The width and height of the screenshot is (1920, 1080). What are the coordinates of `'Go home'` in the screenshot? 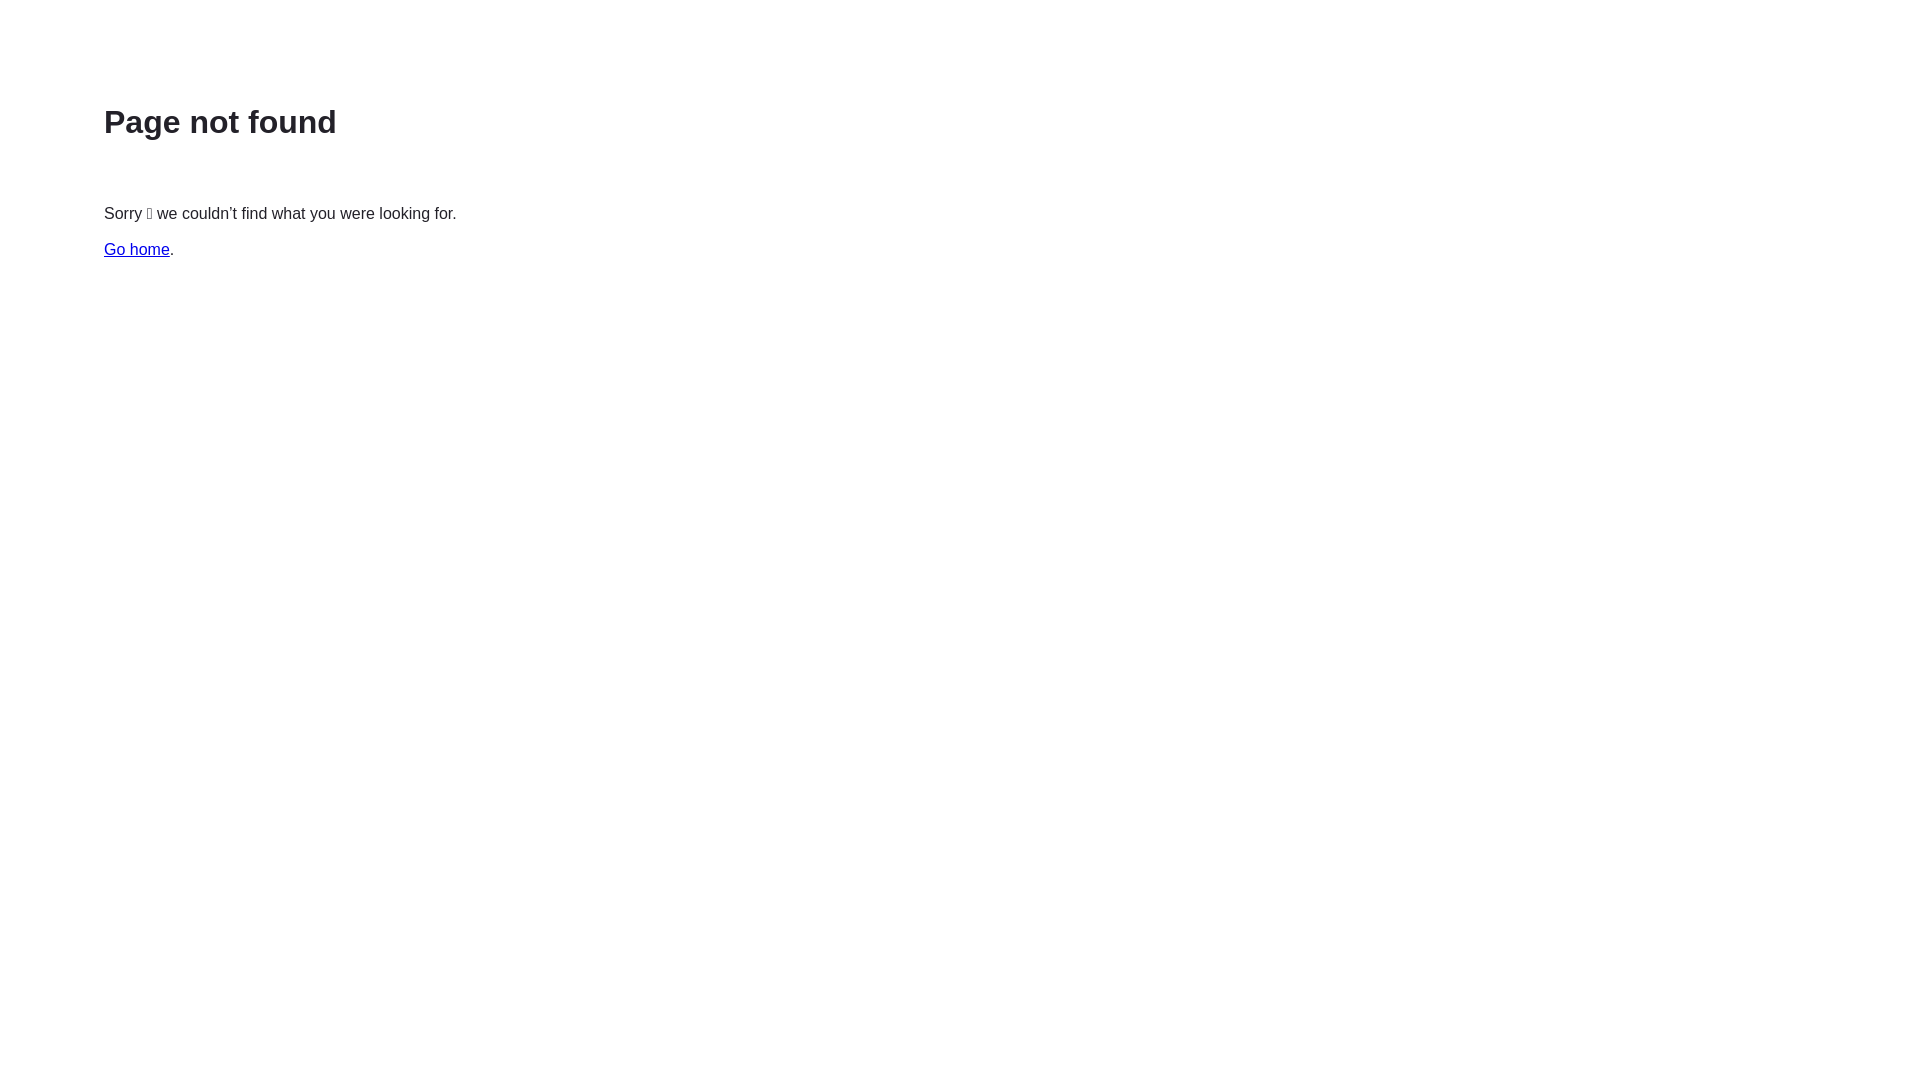 It's located at (136, 248).